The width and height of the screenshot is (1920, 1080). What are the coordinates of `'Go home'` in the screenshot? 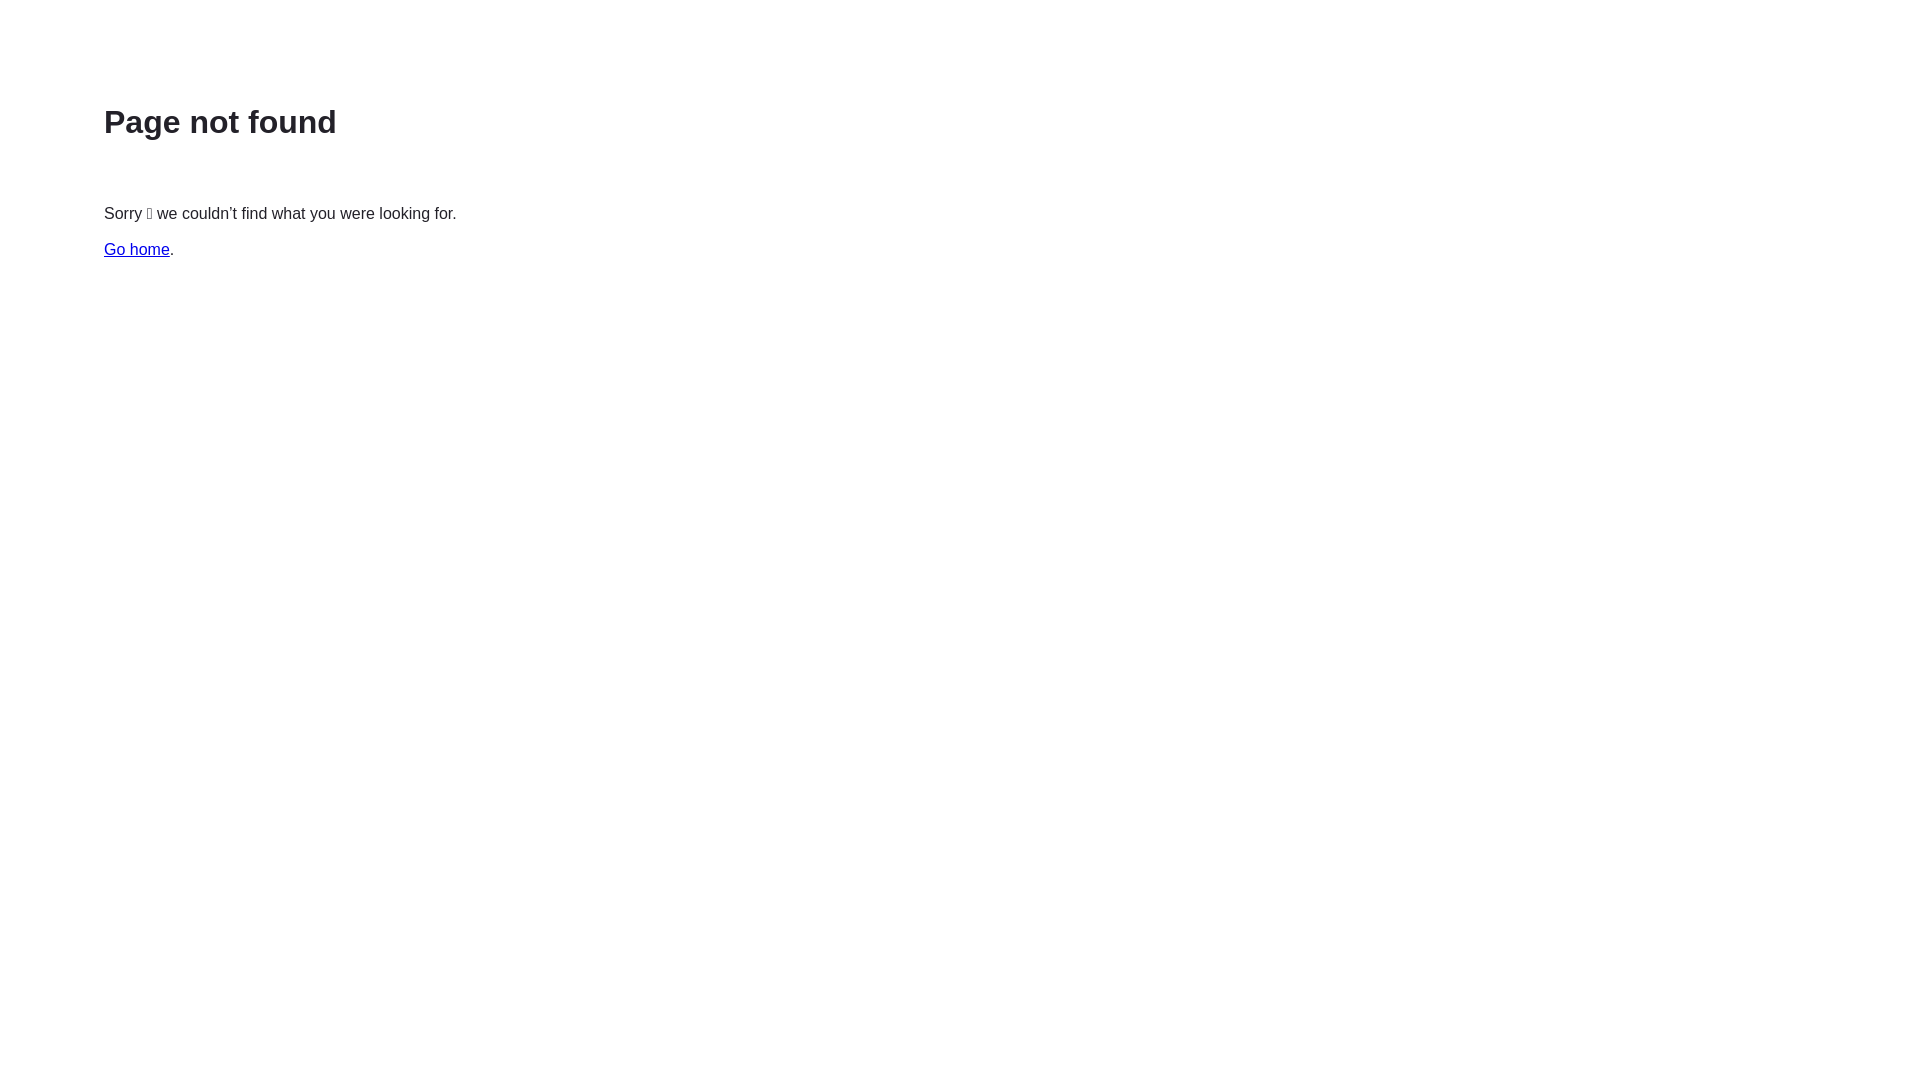 It's located at (136, 248).